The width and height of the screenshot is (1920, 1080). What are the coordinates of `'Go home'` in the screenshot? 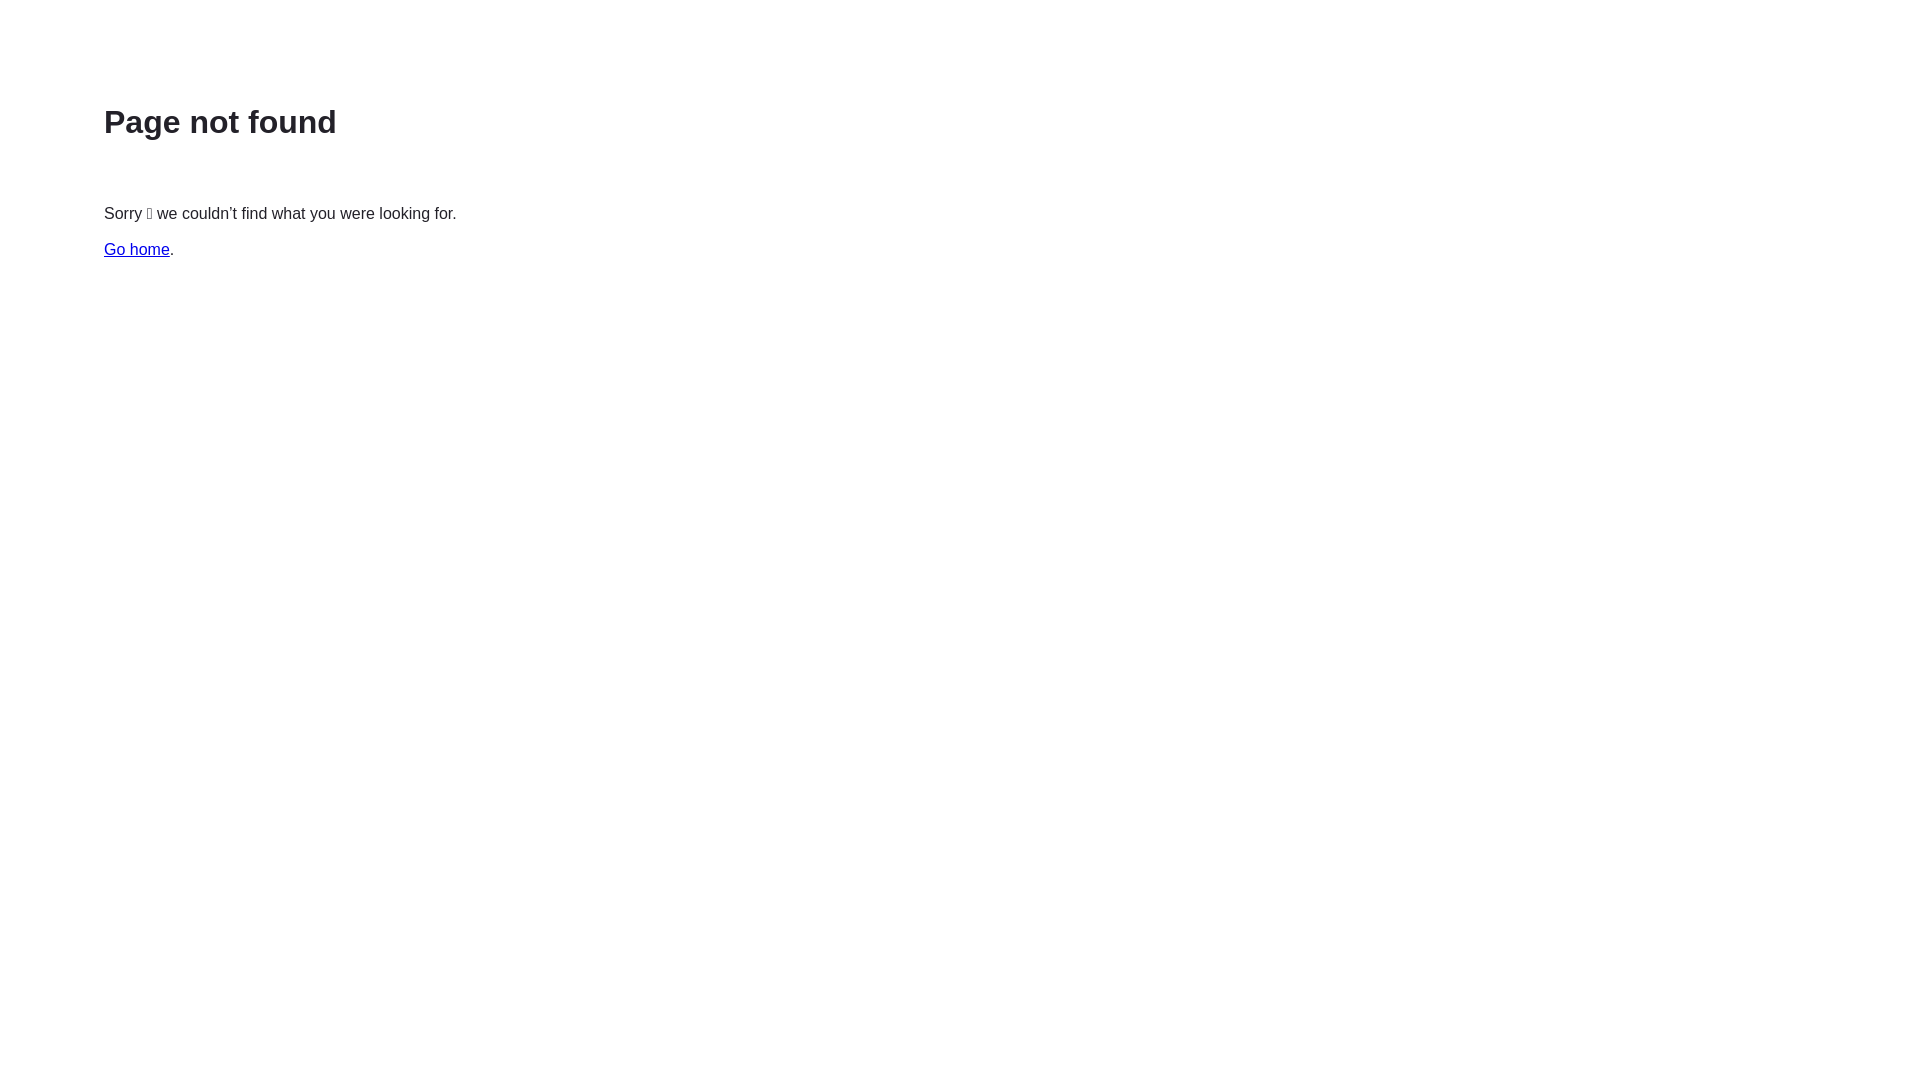 It's located at (136, 248).